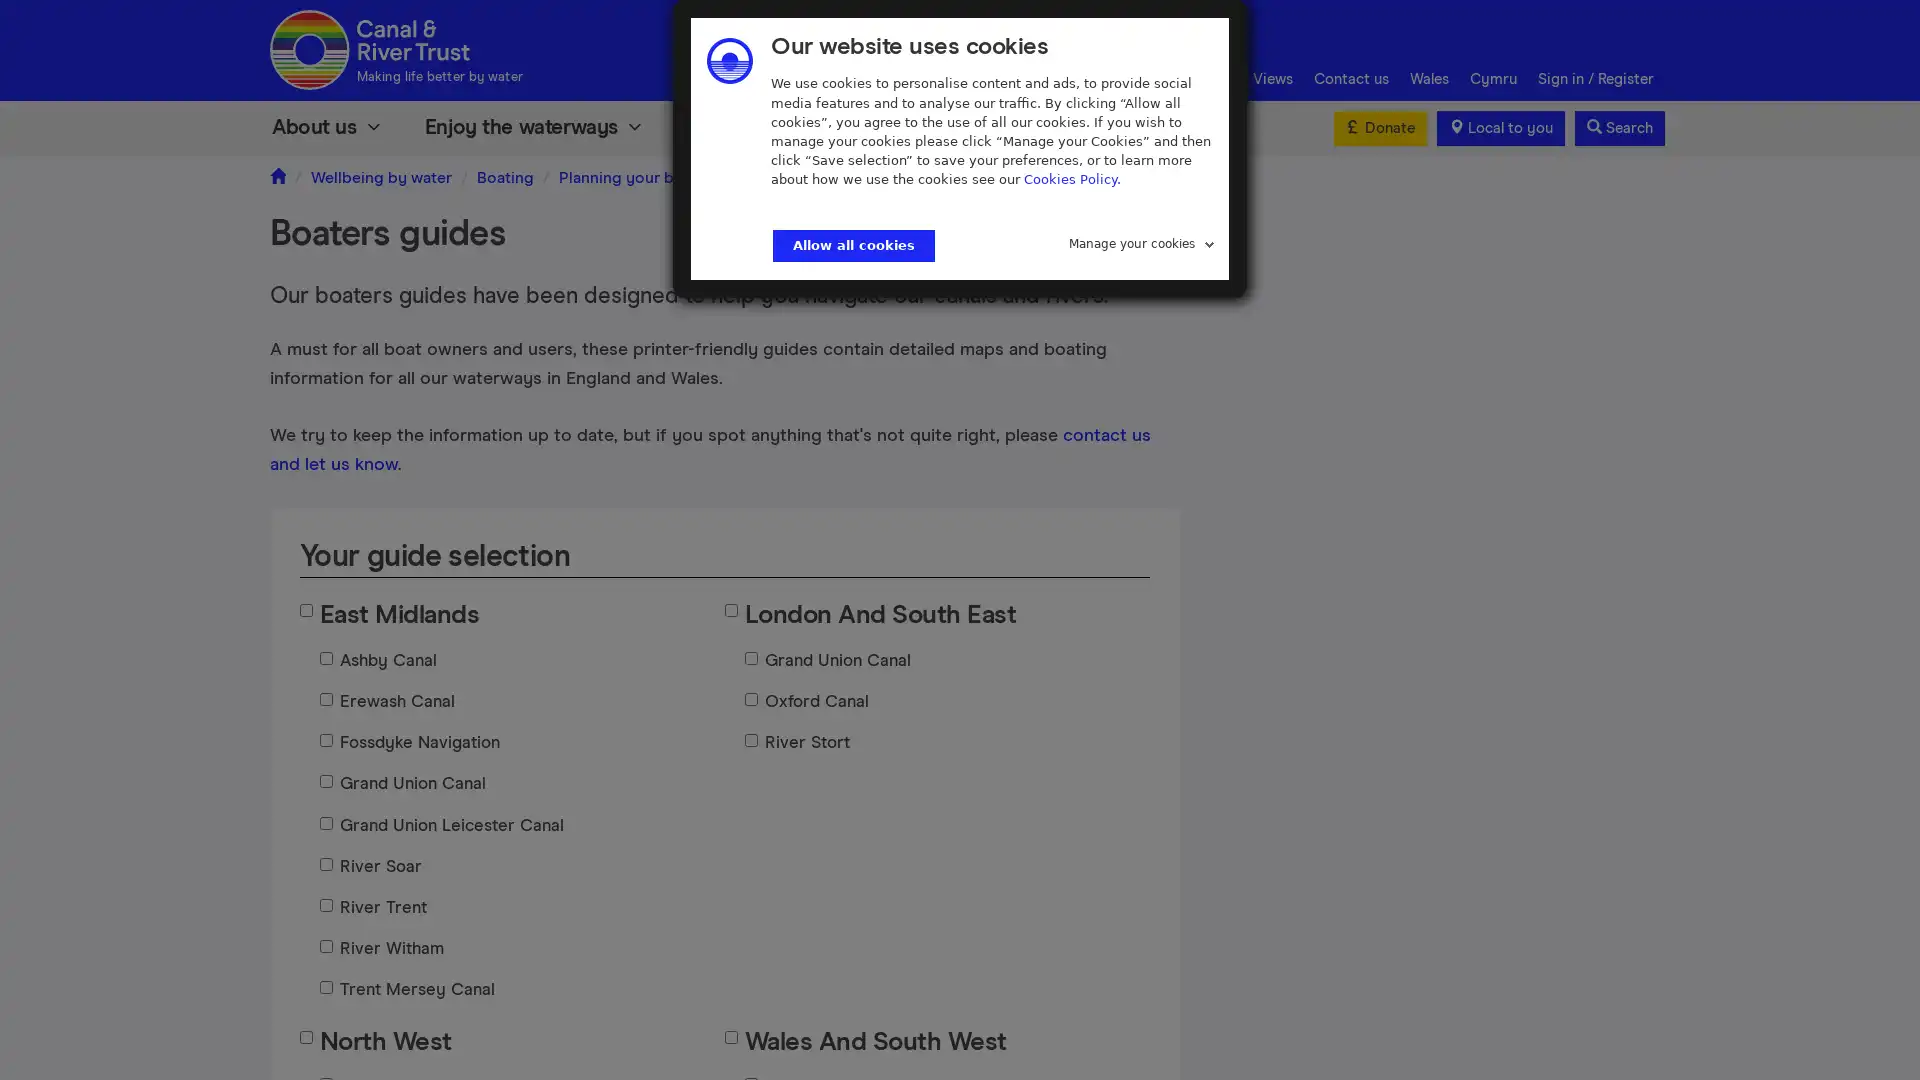 Image resolution: width=1920 pixels, height=1080 pixels. What do you see at coordinates (331, 127) in the screenshot?
I see `About us` at bounding box center [331, 127].